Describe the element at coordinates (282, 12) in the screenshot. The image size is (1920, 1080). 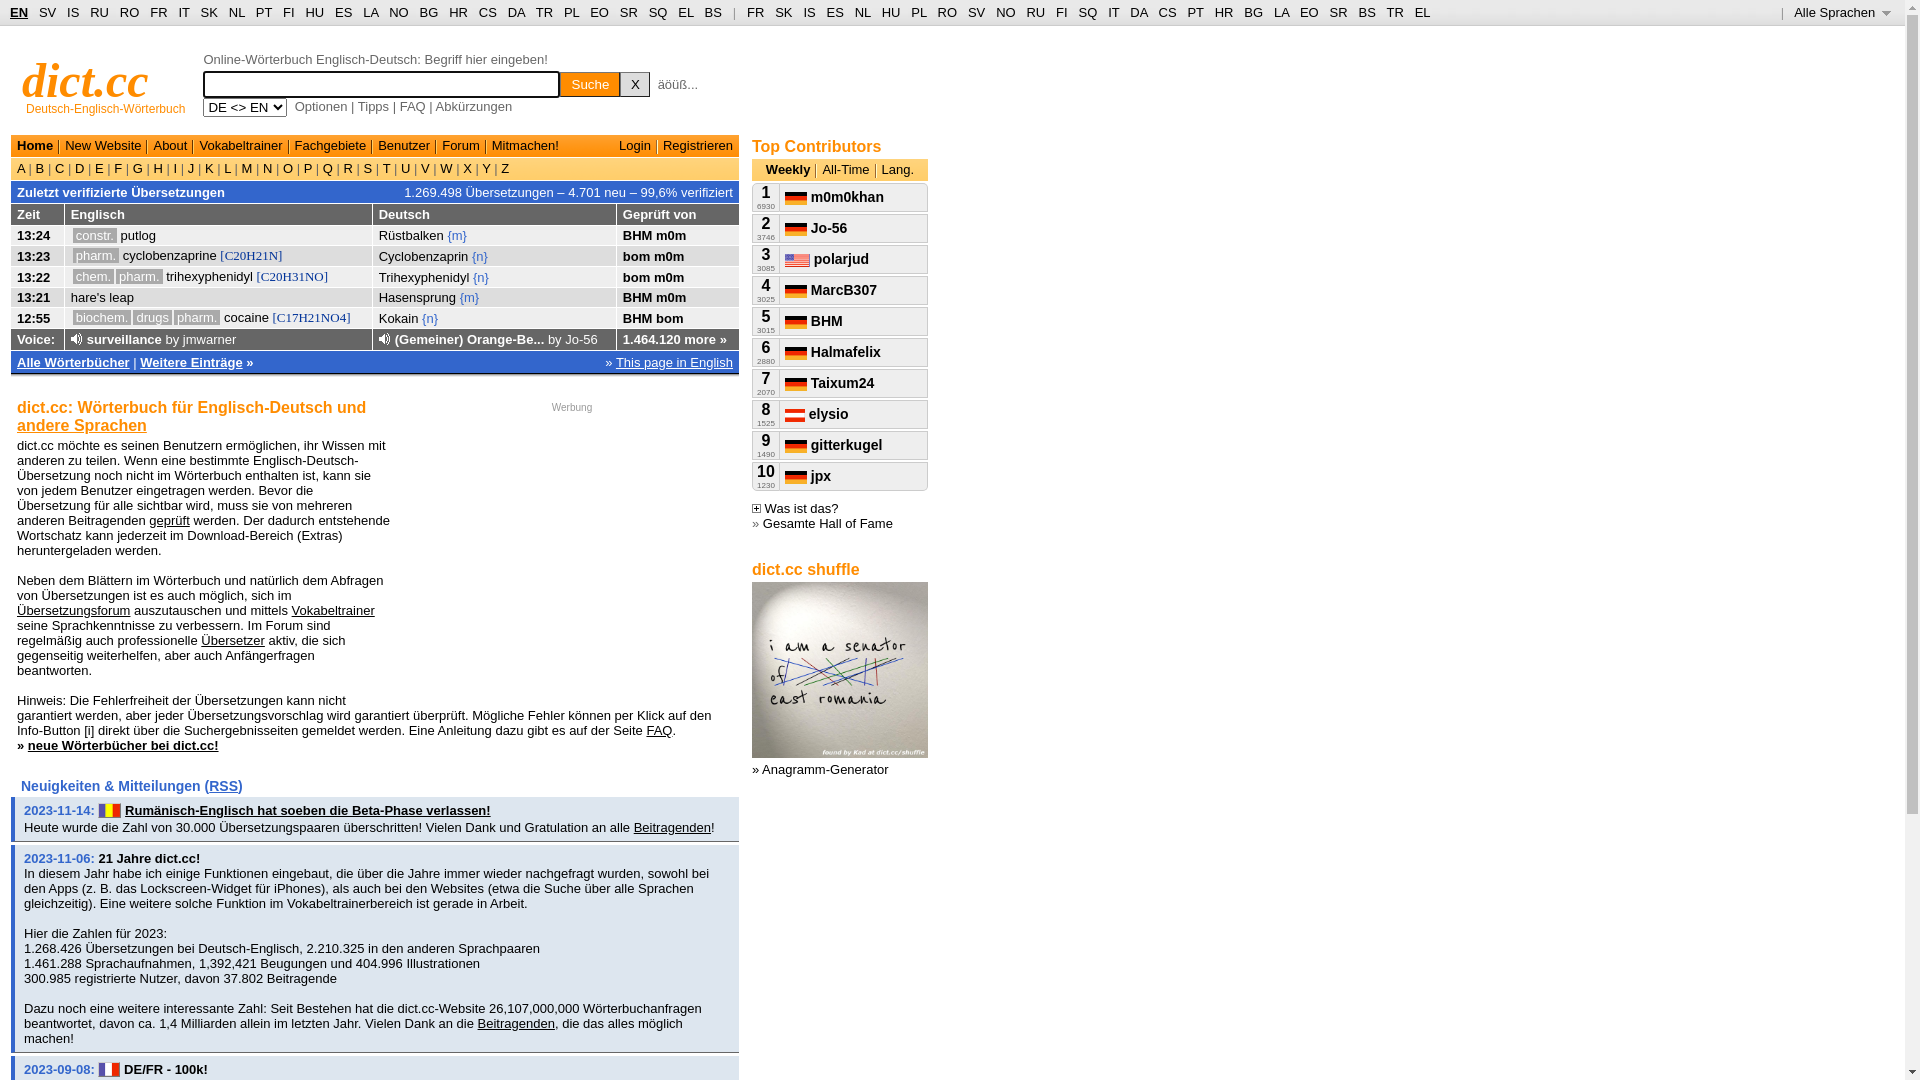
I see `'FI'` at that location.